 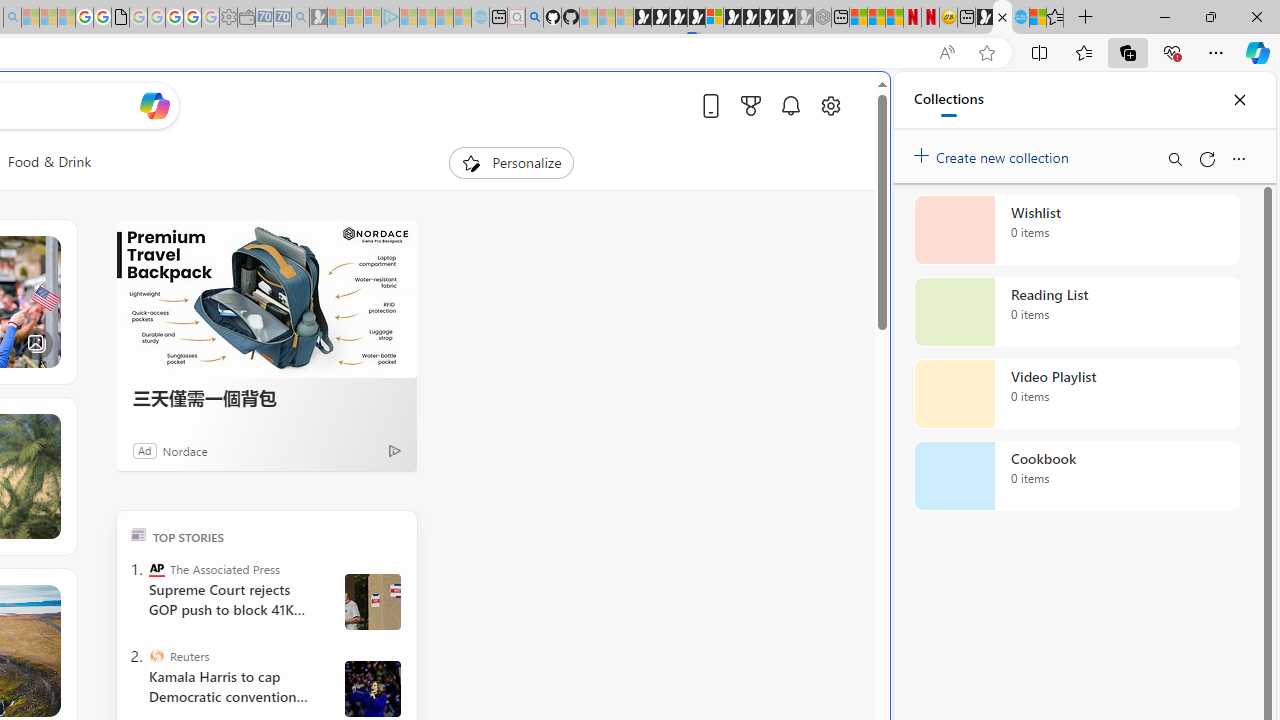 What do you see at coordinates (1076, 394) in the screenshot?
I see `'Video Playlist collection, 0 items'` at bounding box center [1076, 394].